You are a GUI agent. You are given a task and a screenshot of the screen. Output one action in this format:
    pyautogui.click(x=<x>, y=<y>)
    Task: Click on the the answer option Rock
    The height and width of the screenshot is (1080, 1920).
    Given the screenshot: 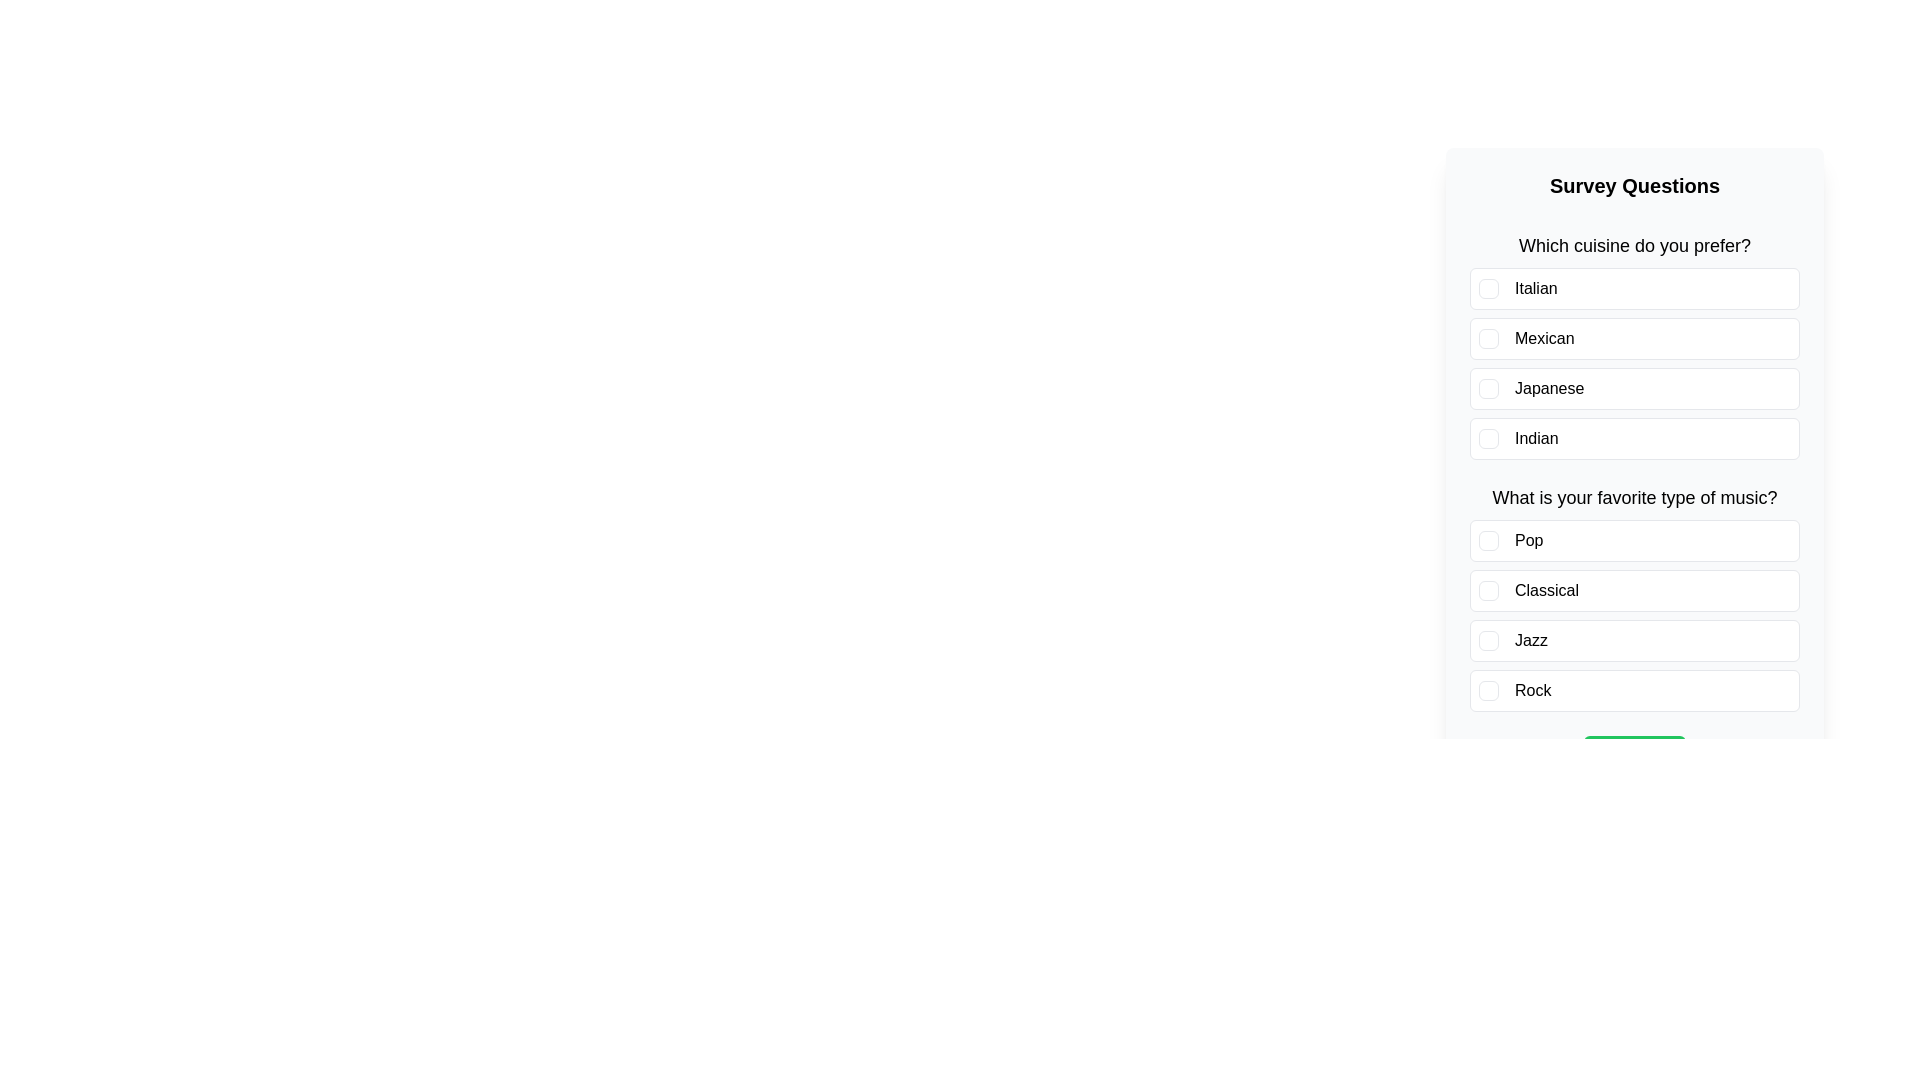 What is the action you would take?
    pyautogui.click(x=1635, y=689)
    